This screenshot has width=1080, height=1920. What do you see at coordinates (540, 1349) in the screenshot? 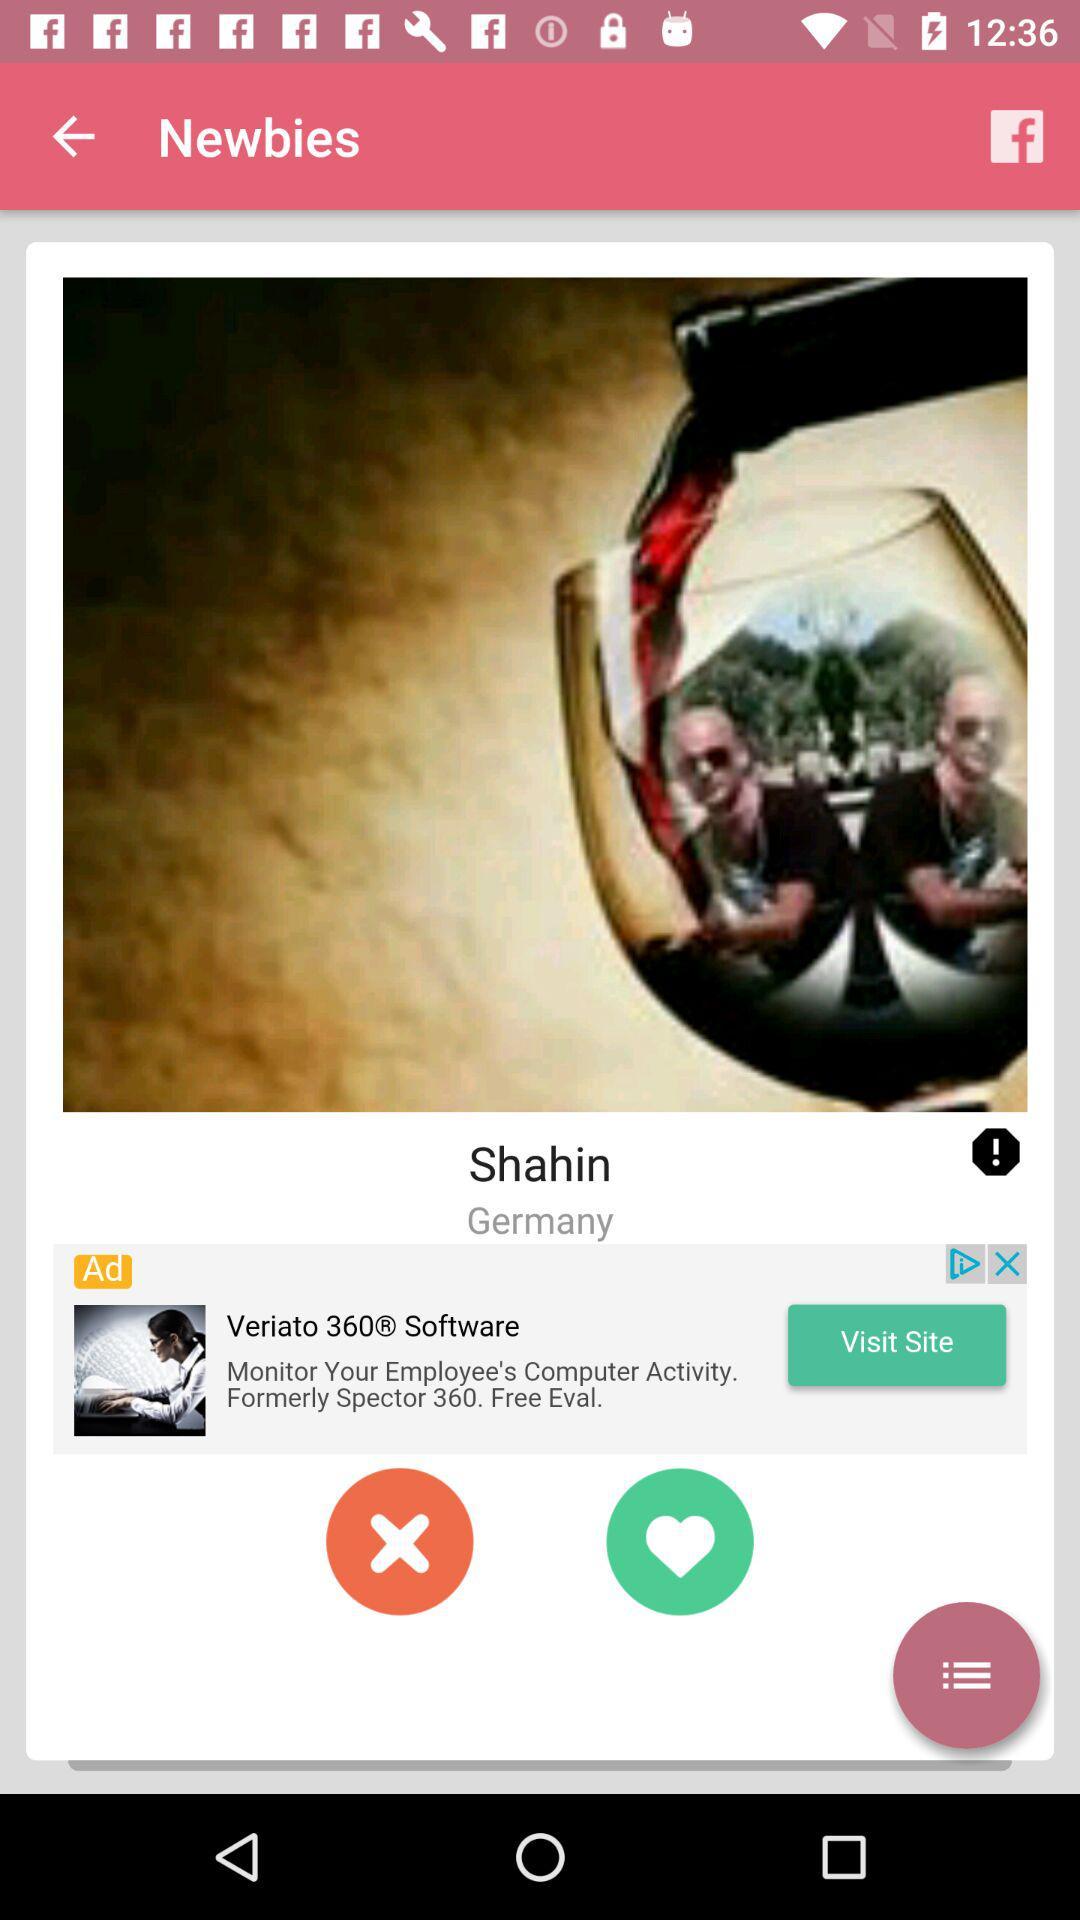
I see `open an advertised app` at bounding box center [540, 1349].